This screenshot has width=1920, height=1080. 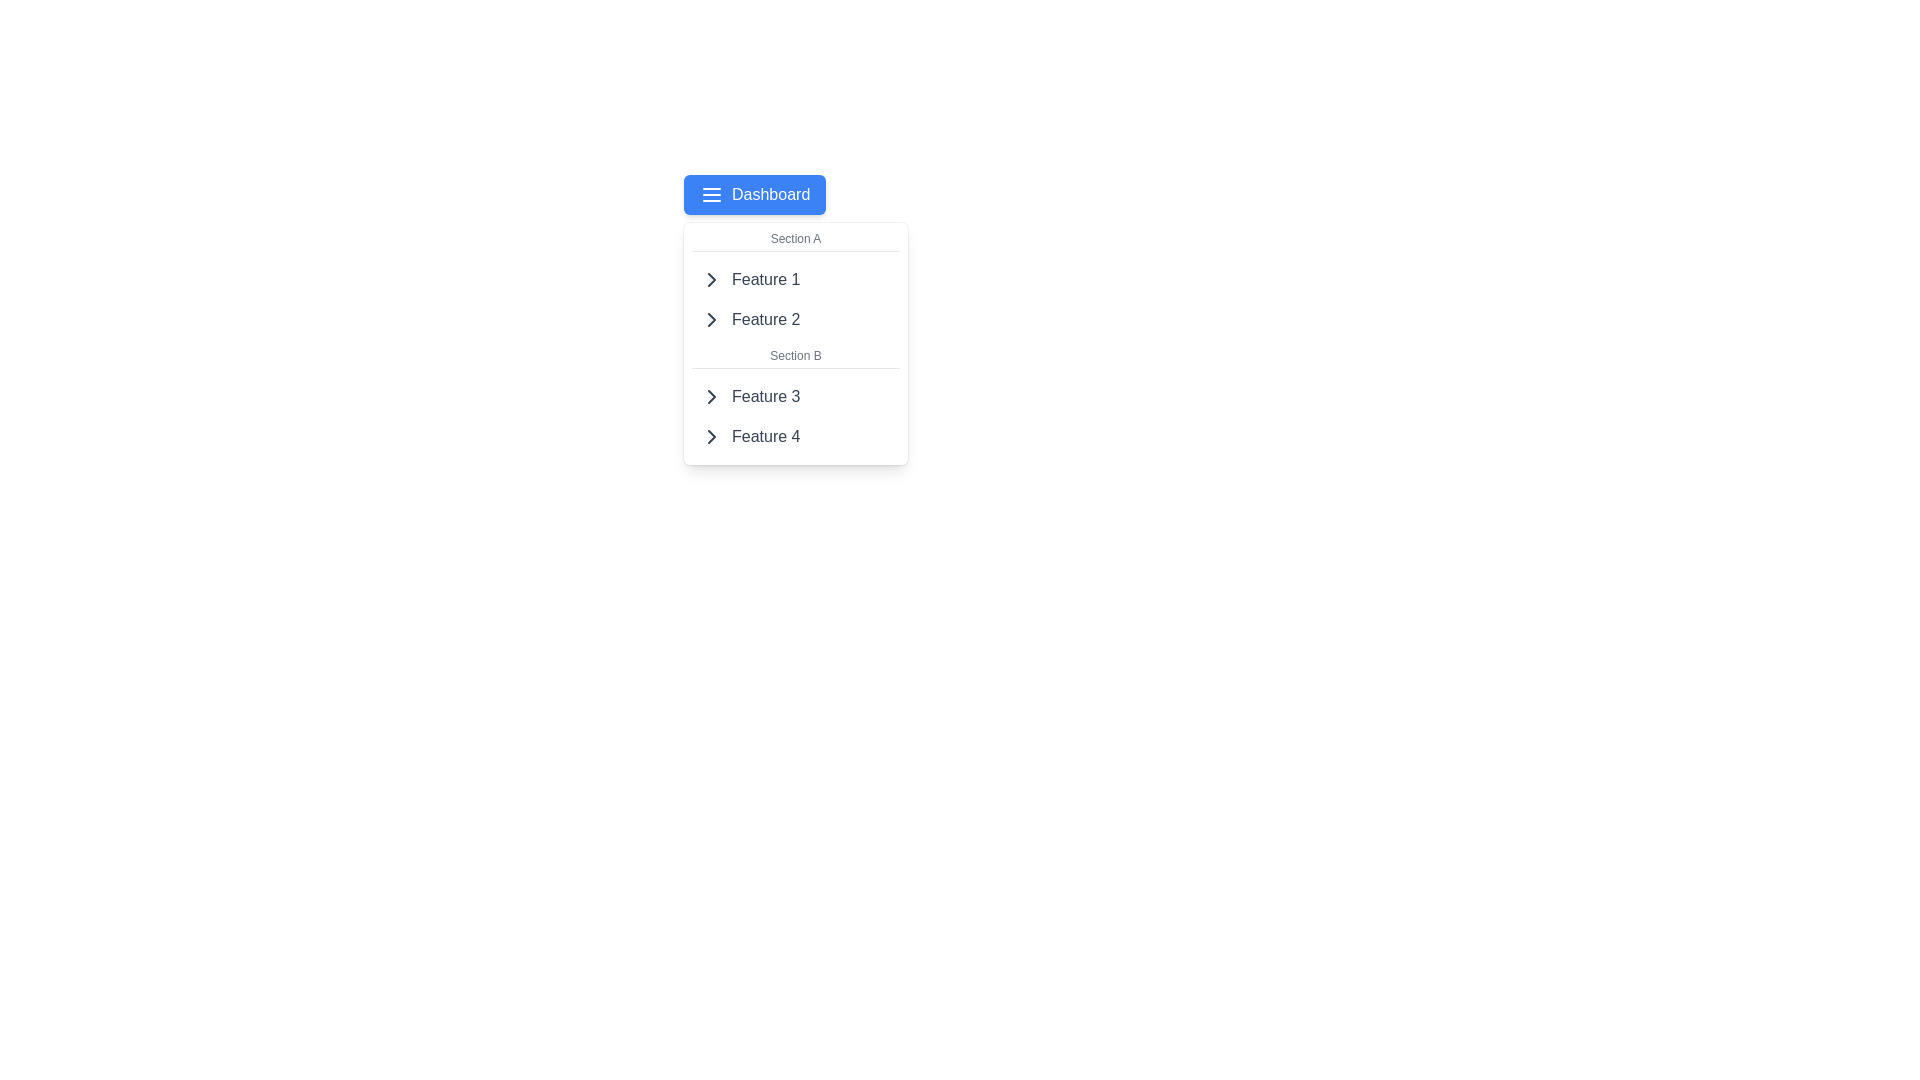 What do you see at coordinates (711, 280) in the screenshot?
I see `the Chevron indicator icon located to the left of the 'Feature 1' text label in the dropdown menu` at bounding box center [711, 280].